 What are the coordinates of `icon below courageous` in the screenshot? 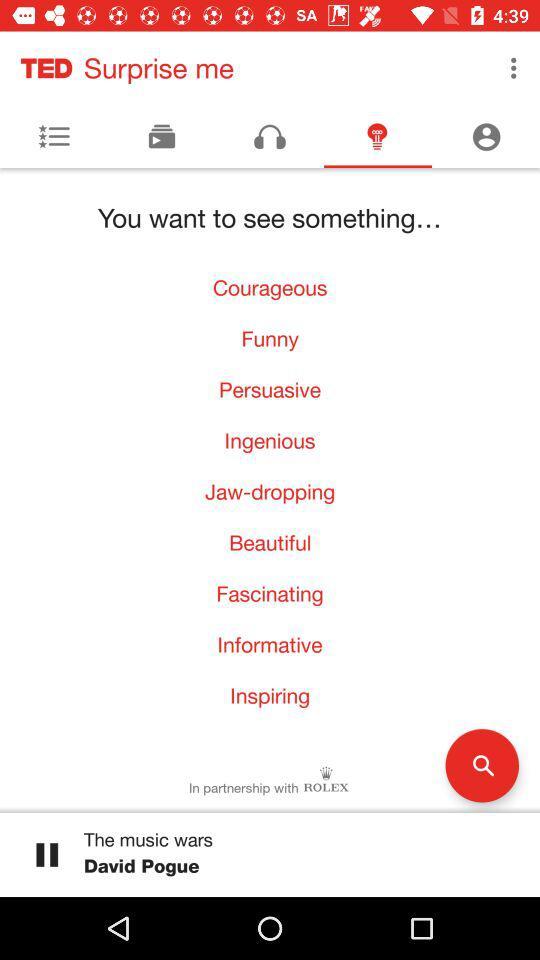 It's located at (270, 338).